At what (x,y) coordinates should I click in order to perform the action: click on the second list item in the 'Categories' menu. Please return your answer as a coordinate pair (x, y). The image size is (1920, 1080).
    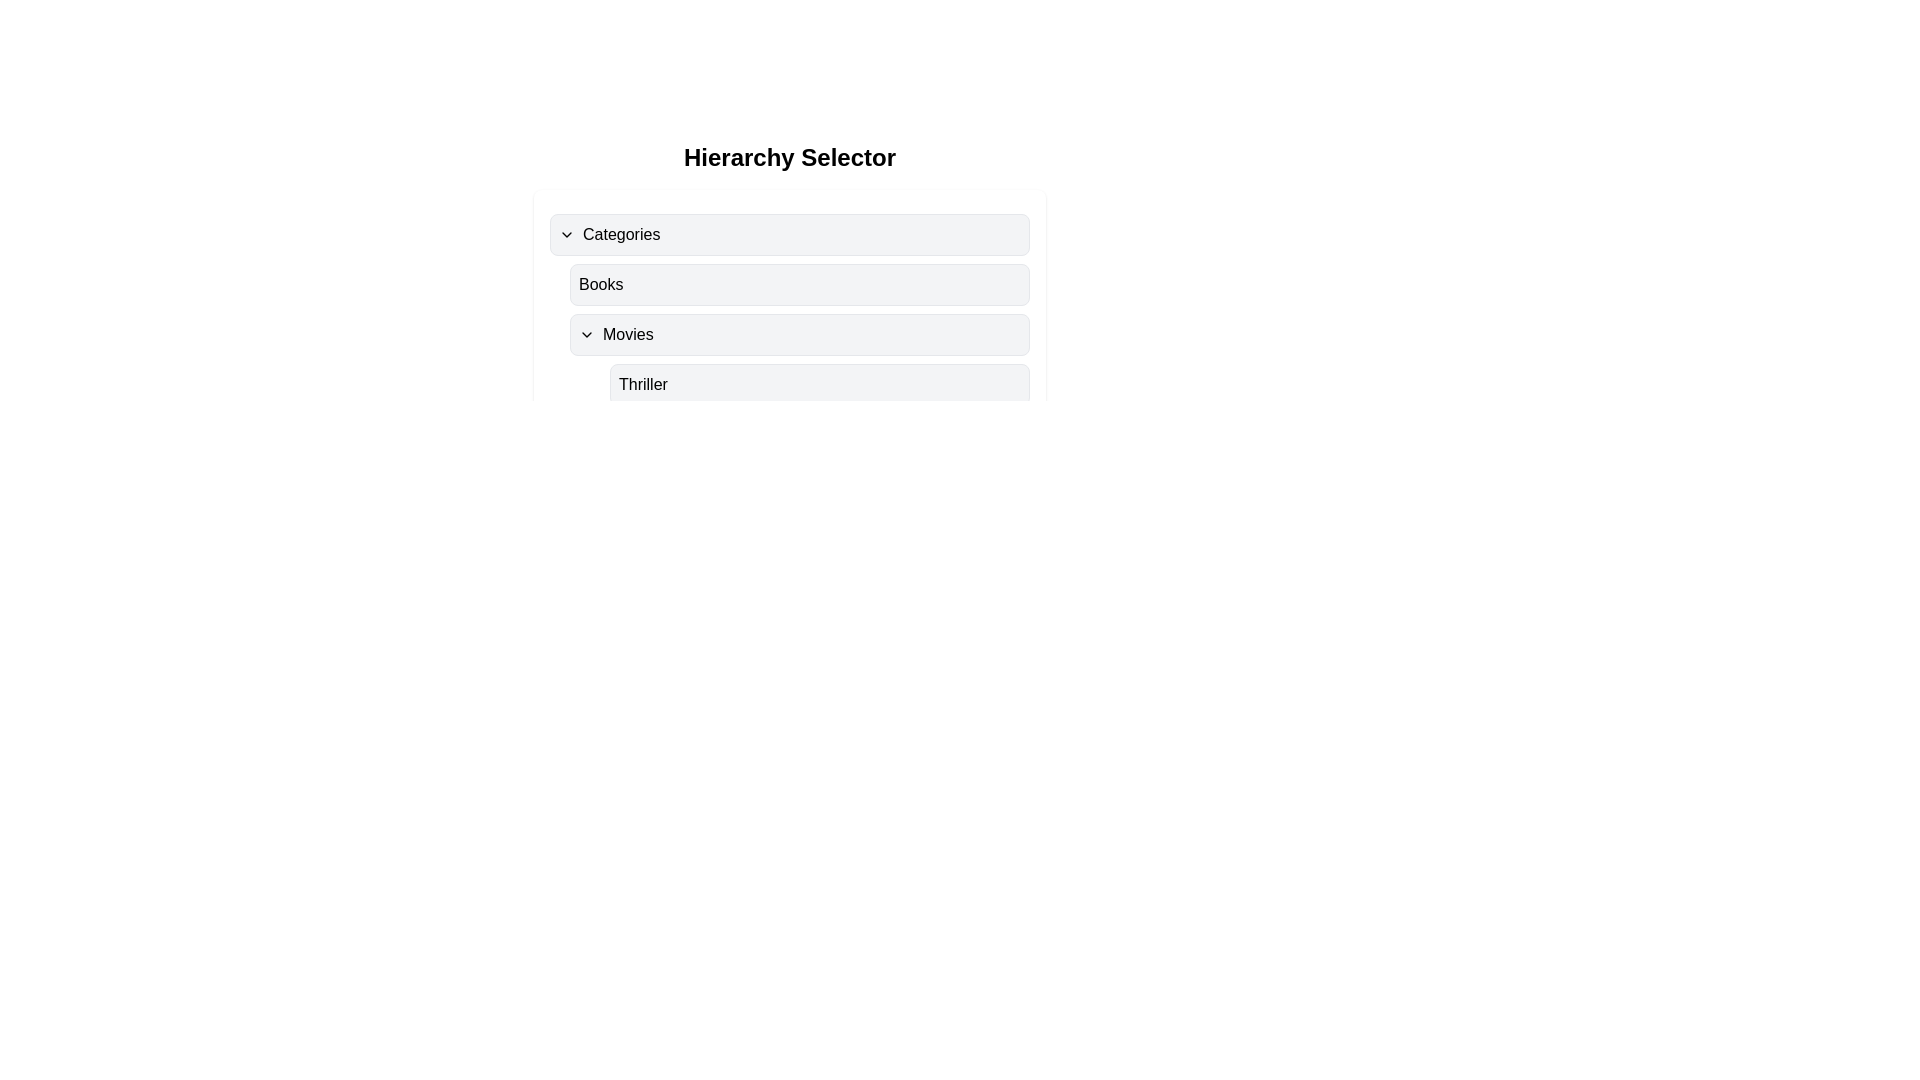
    Looking at the image, I should click on (789, 285).